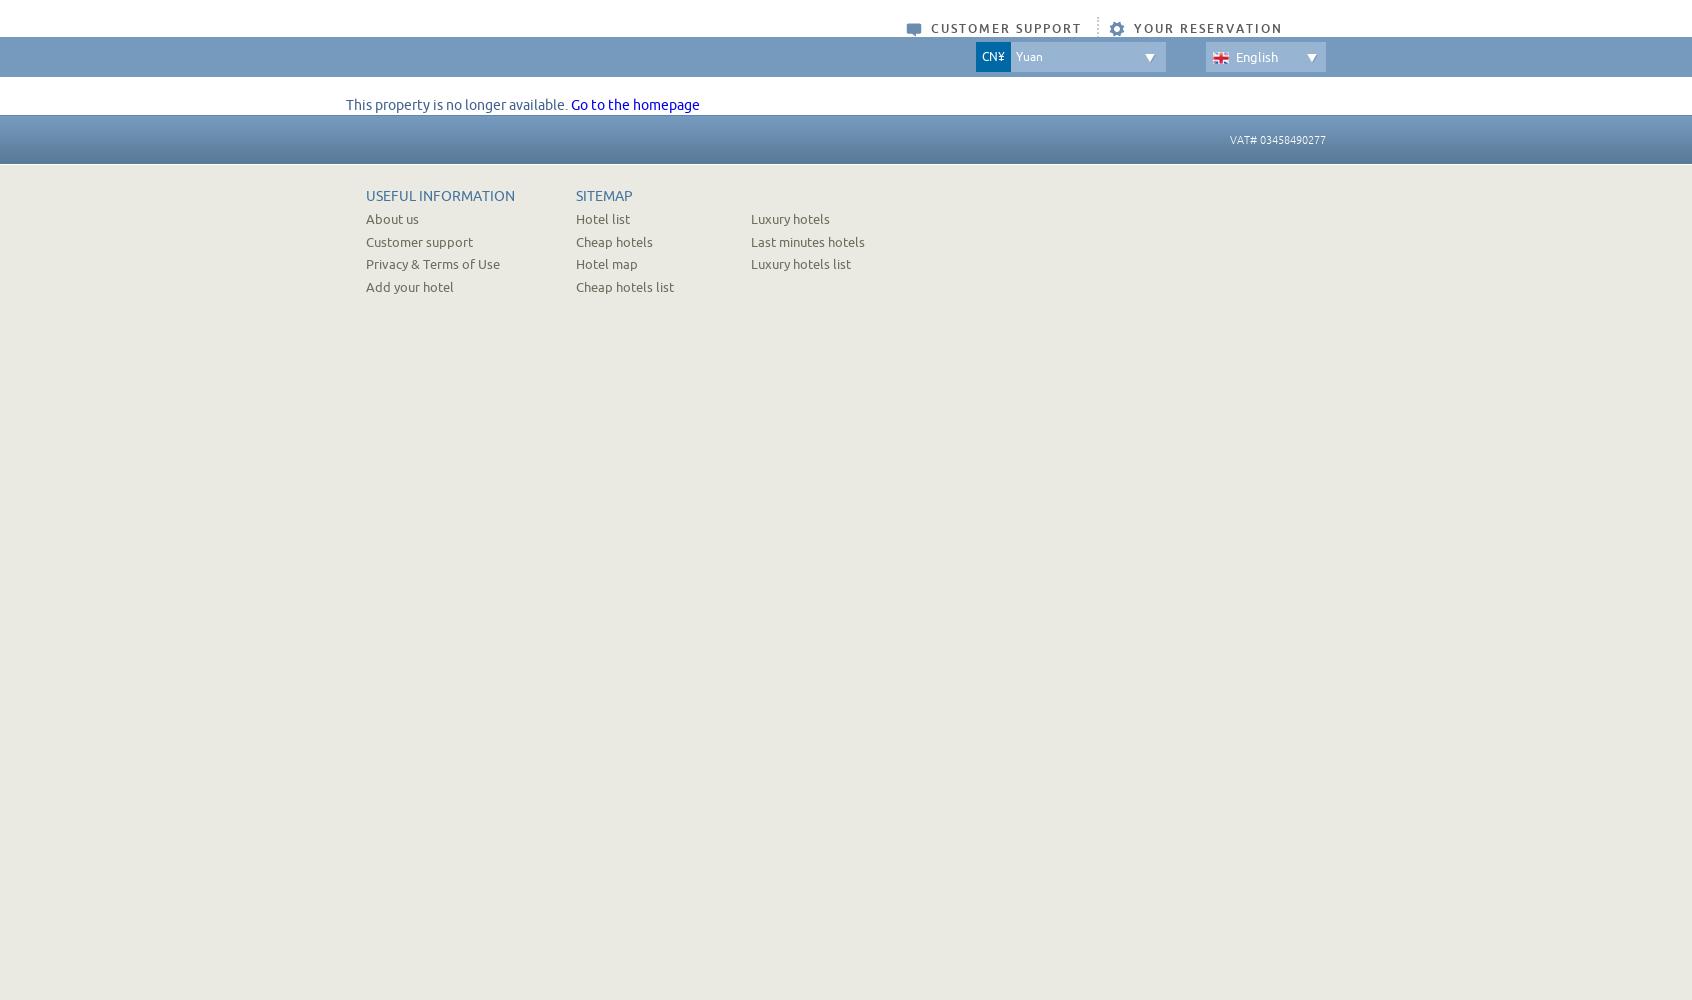 The image size is (1692, 1000). Describe the element at coordinates (613, 240) in the screenshot. I see `'Cheap hotels'` at that location.